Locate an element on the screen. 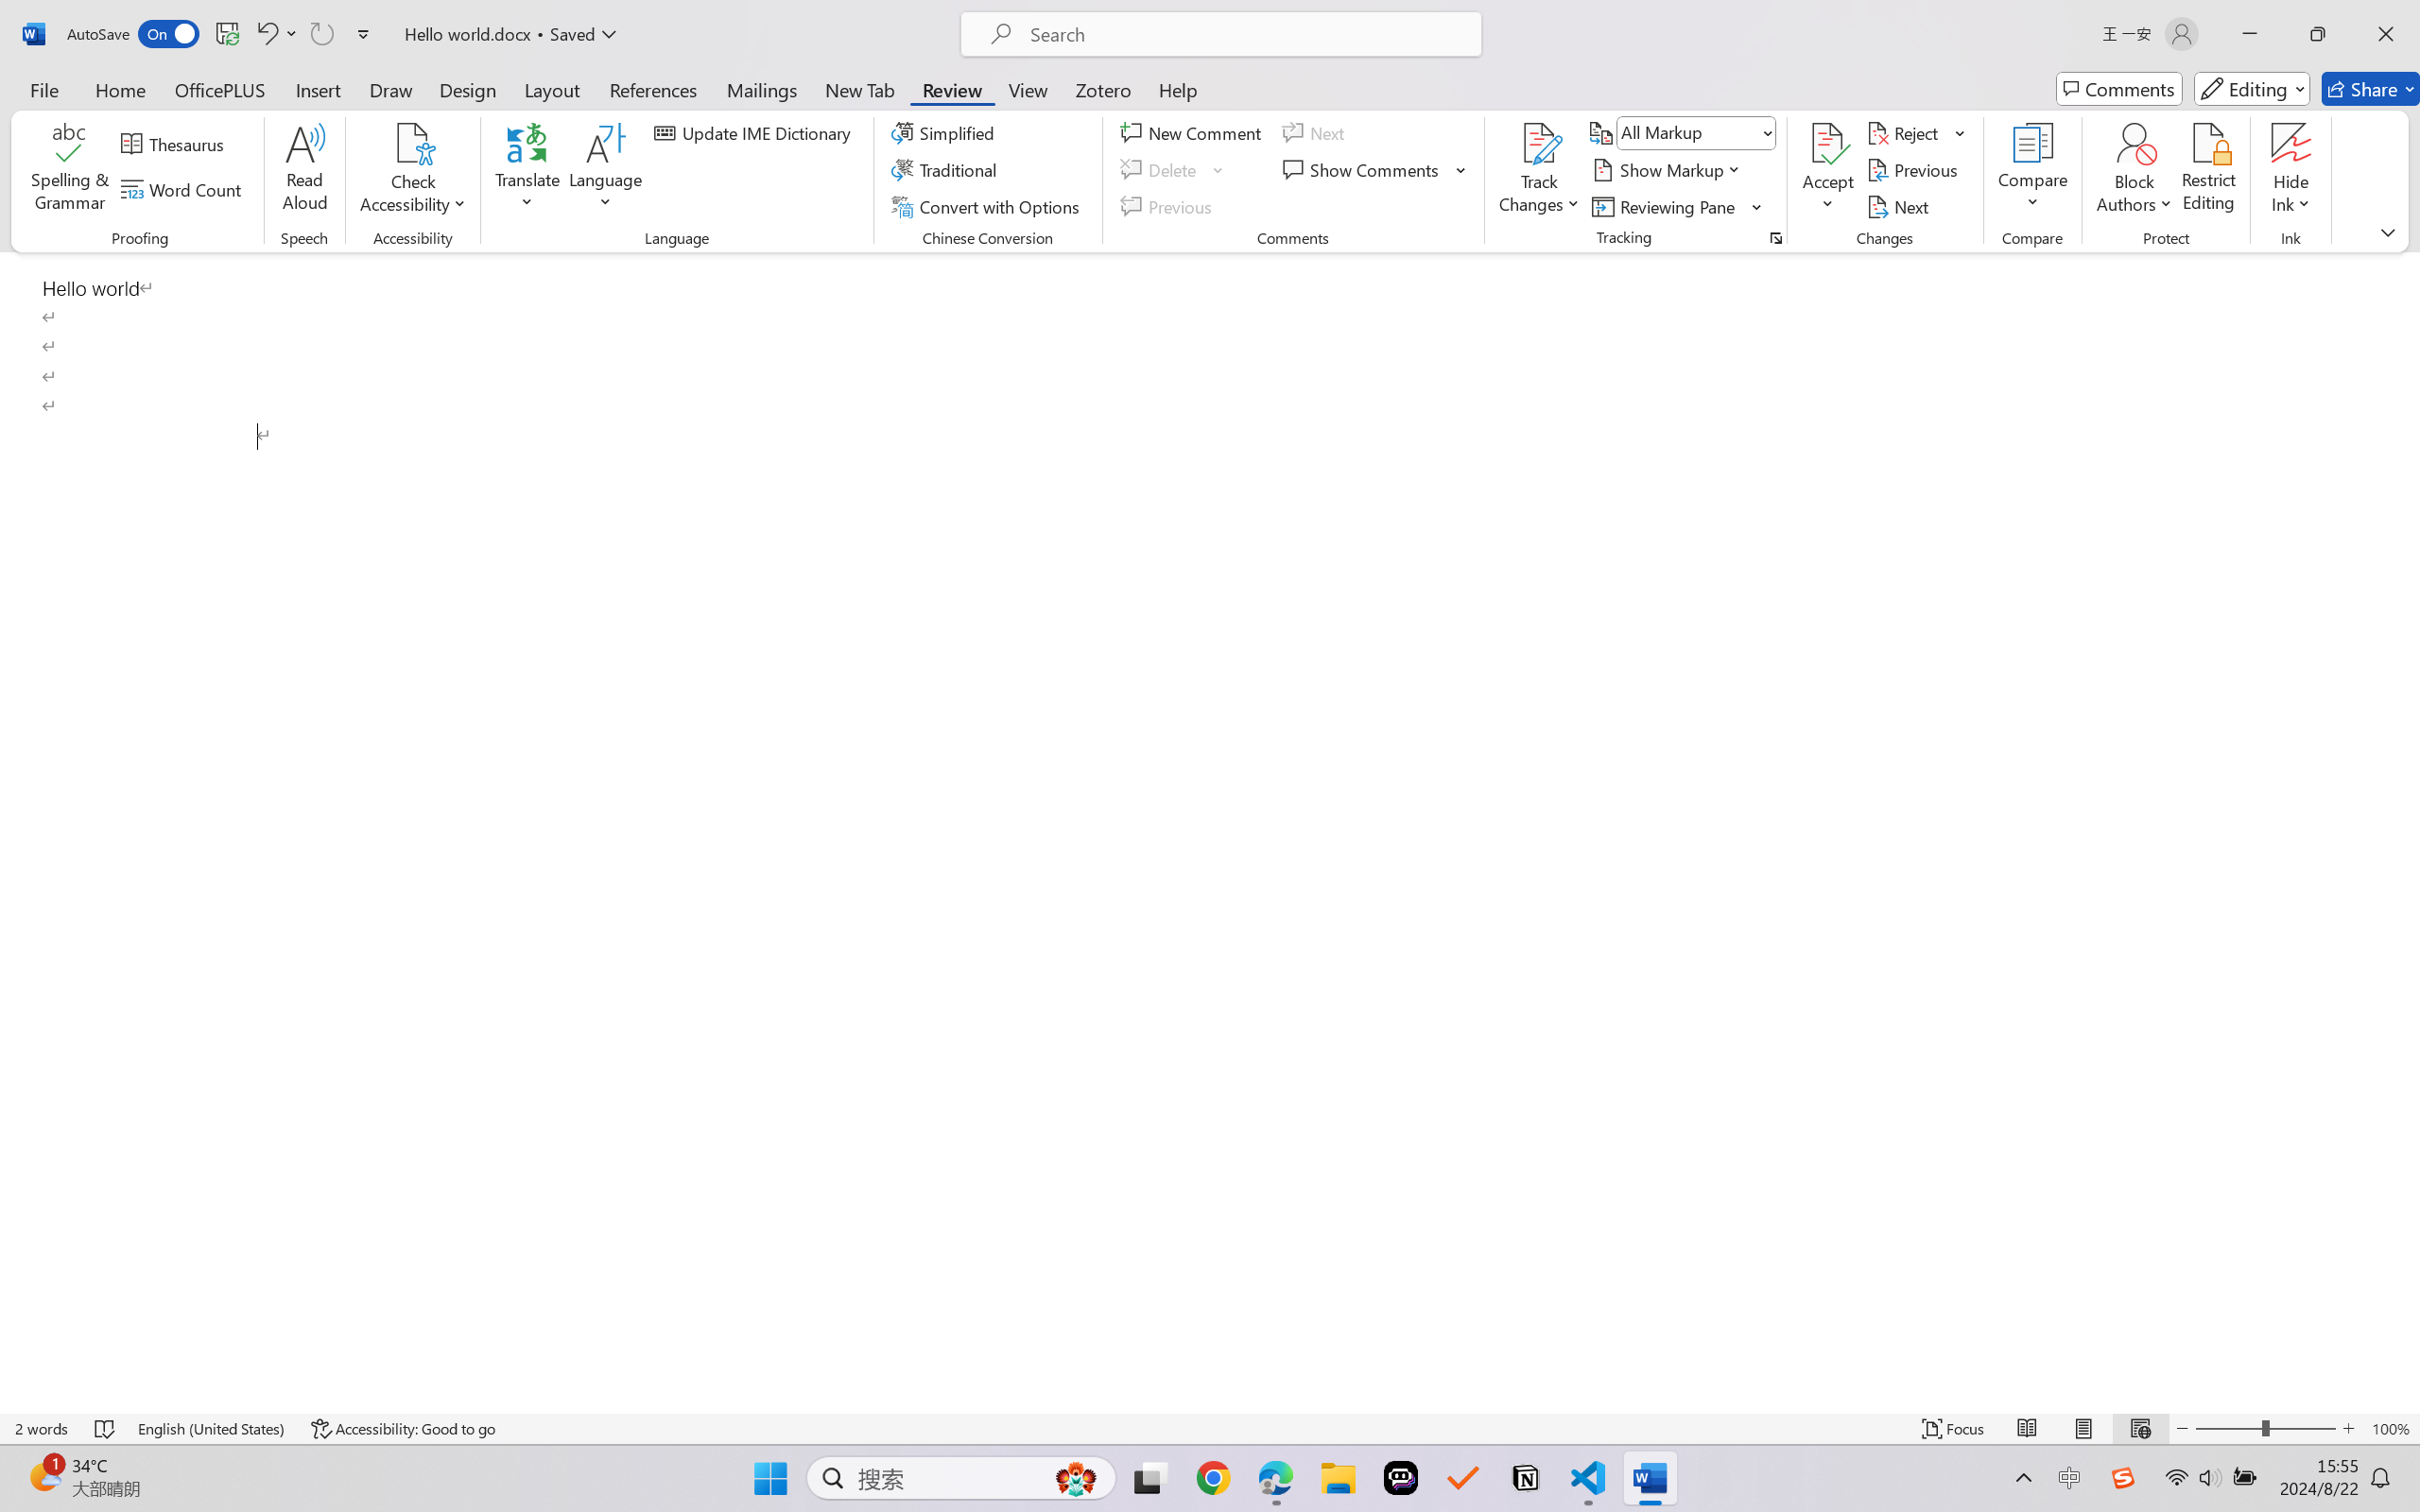 The image size is (2420, 1512). 'Hide Ink' is located at coordinates (2291, 170).